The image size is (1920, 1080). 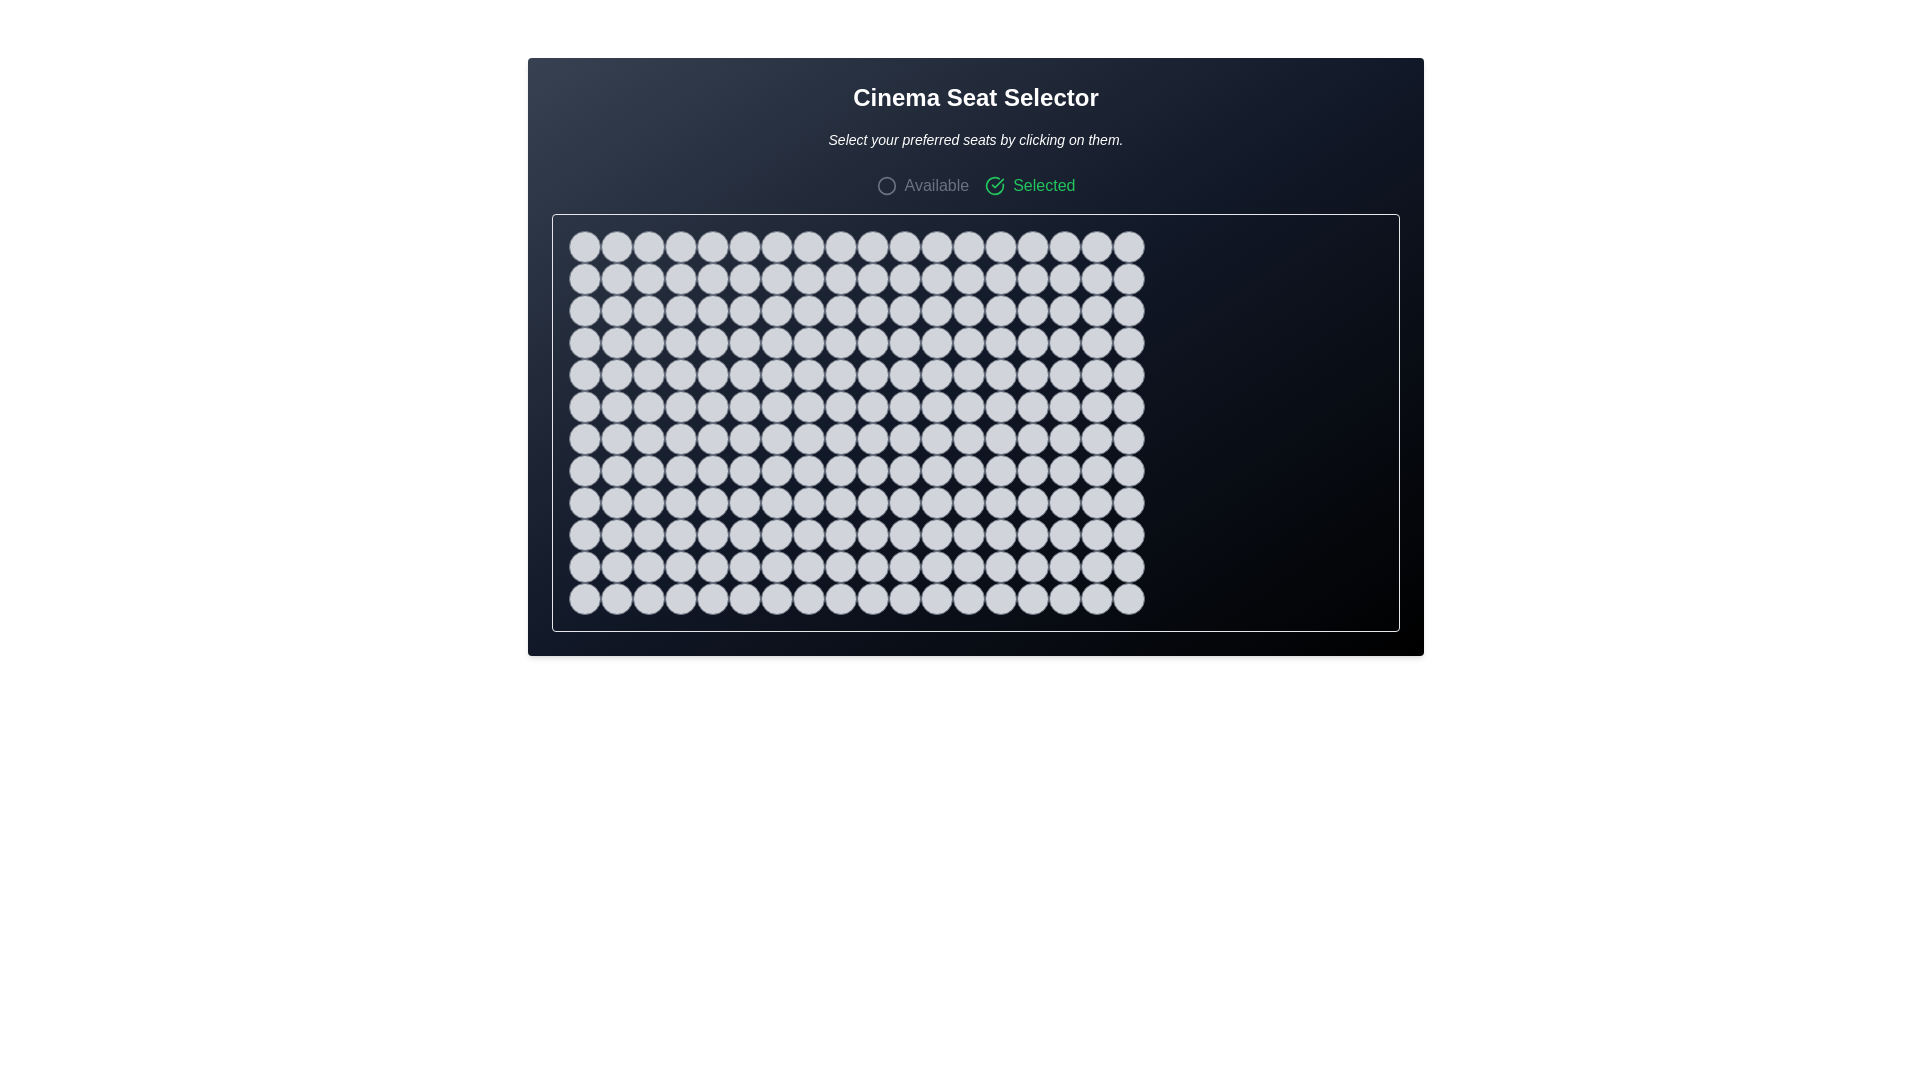 I want to click on the center of the Cinema Seat Selection component to focus on it, so click(x=975, y=457).